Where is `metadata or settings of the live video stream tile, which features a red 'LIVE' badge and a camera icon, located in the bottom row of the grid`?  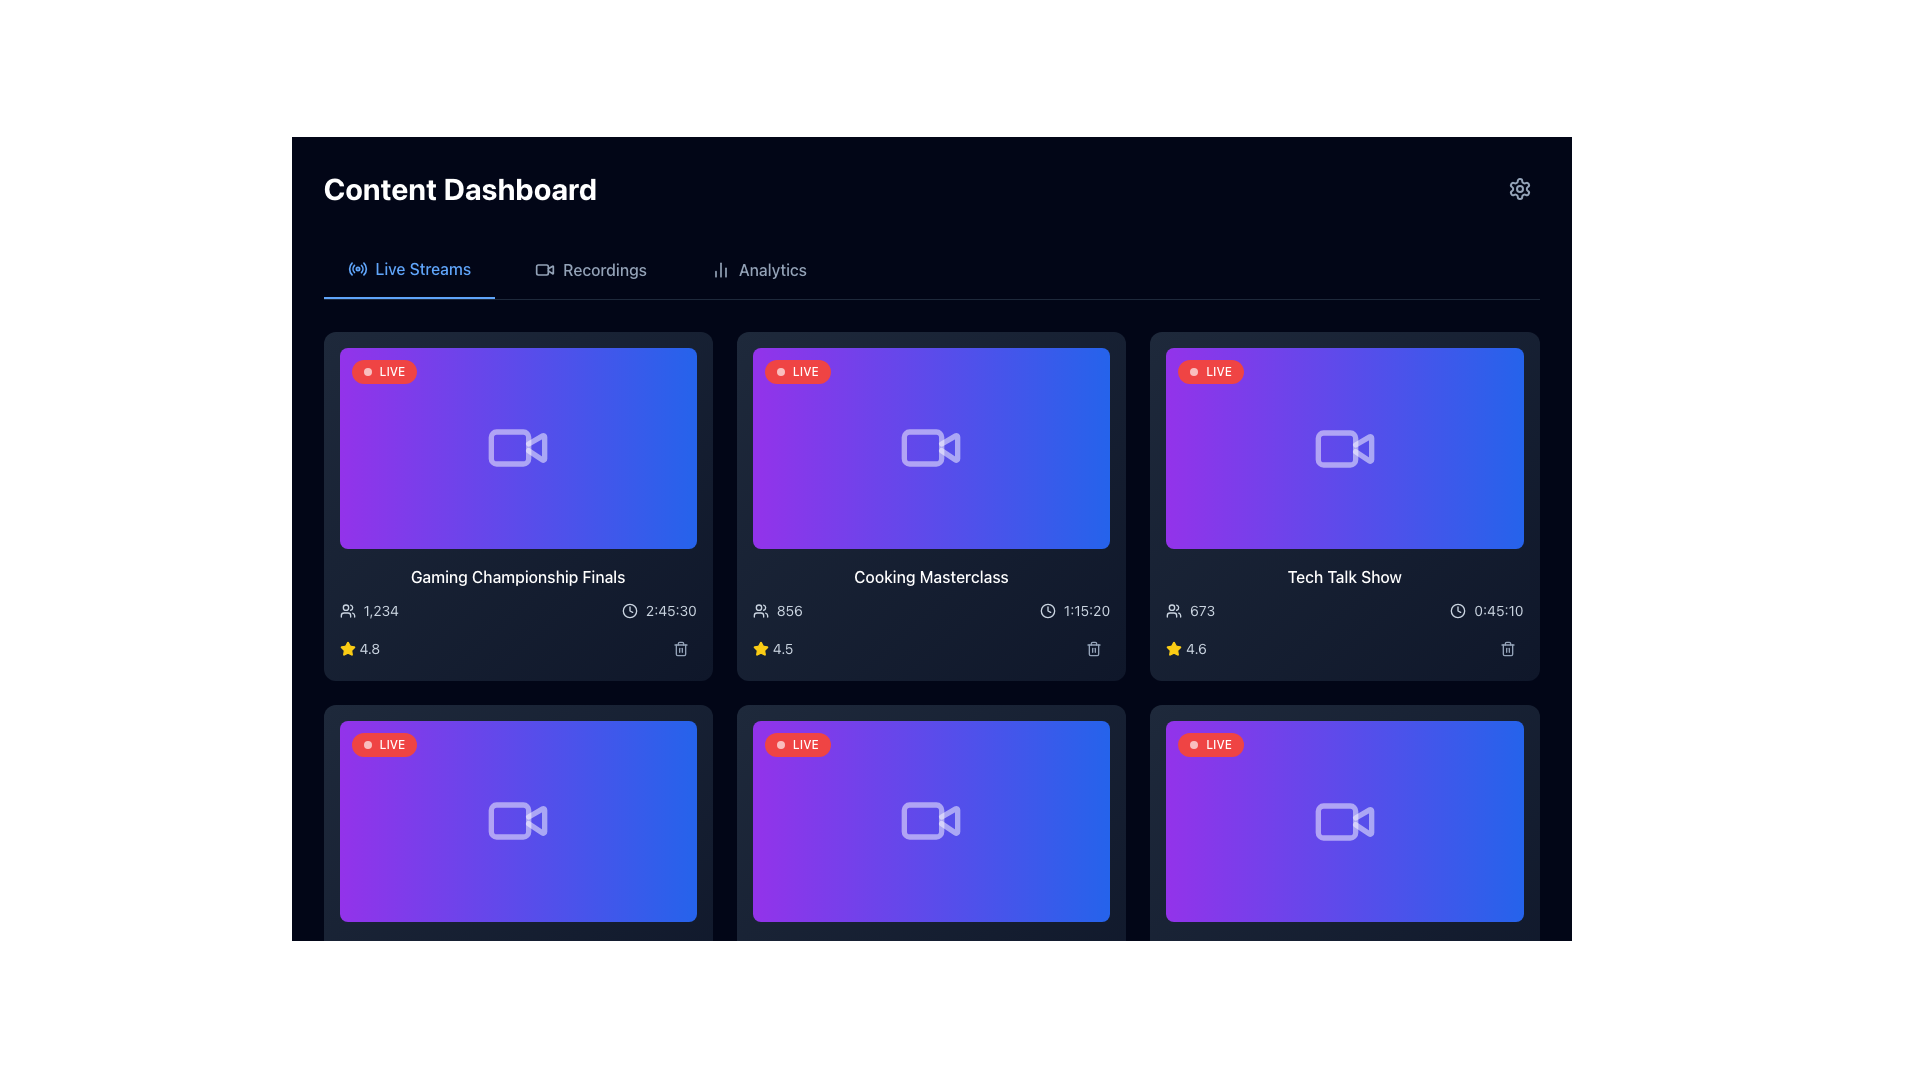 metadata or settings of the live video stream tile, which features a red 'LIVE' badge and a camera icon, located in the bottom row of the grid is located at coordinates (930, 821).